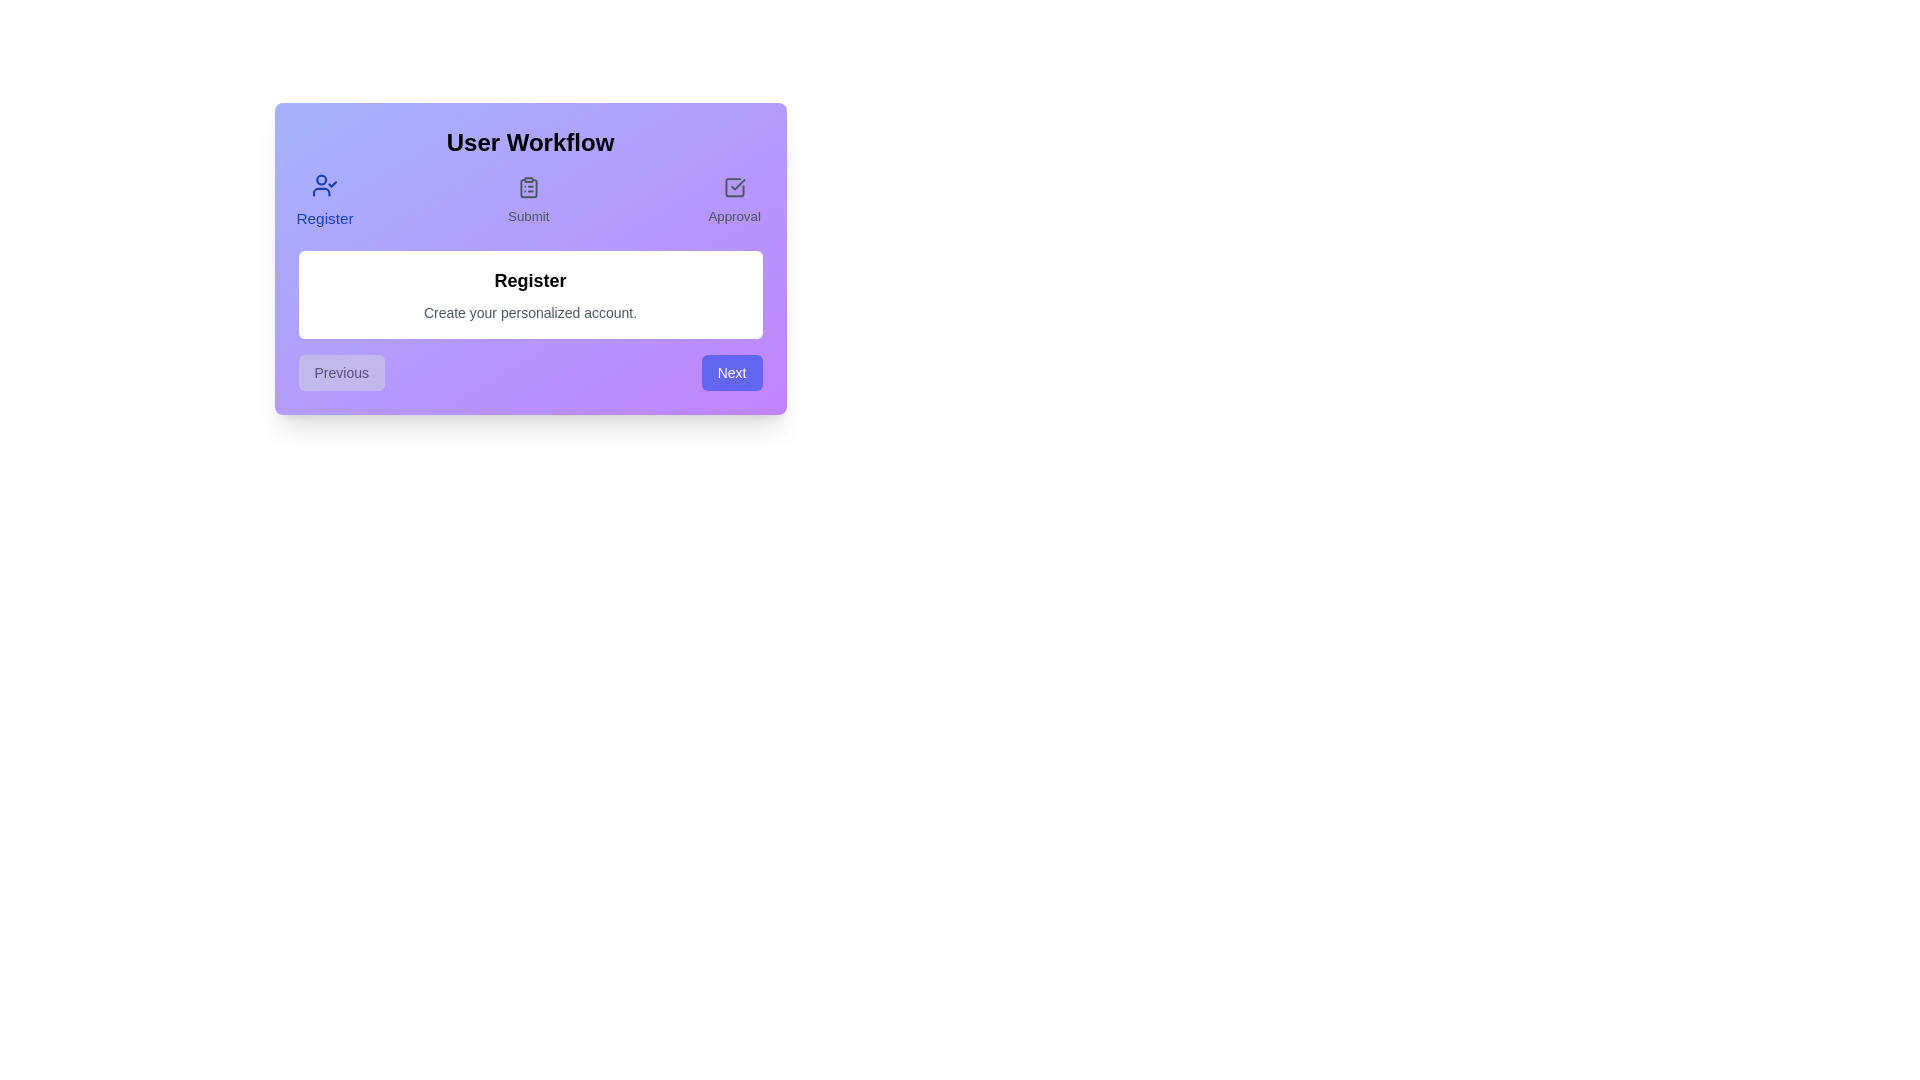  I want to click on the 'Next' button to proceed to the next step, so click(730, 373).